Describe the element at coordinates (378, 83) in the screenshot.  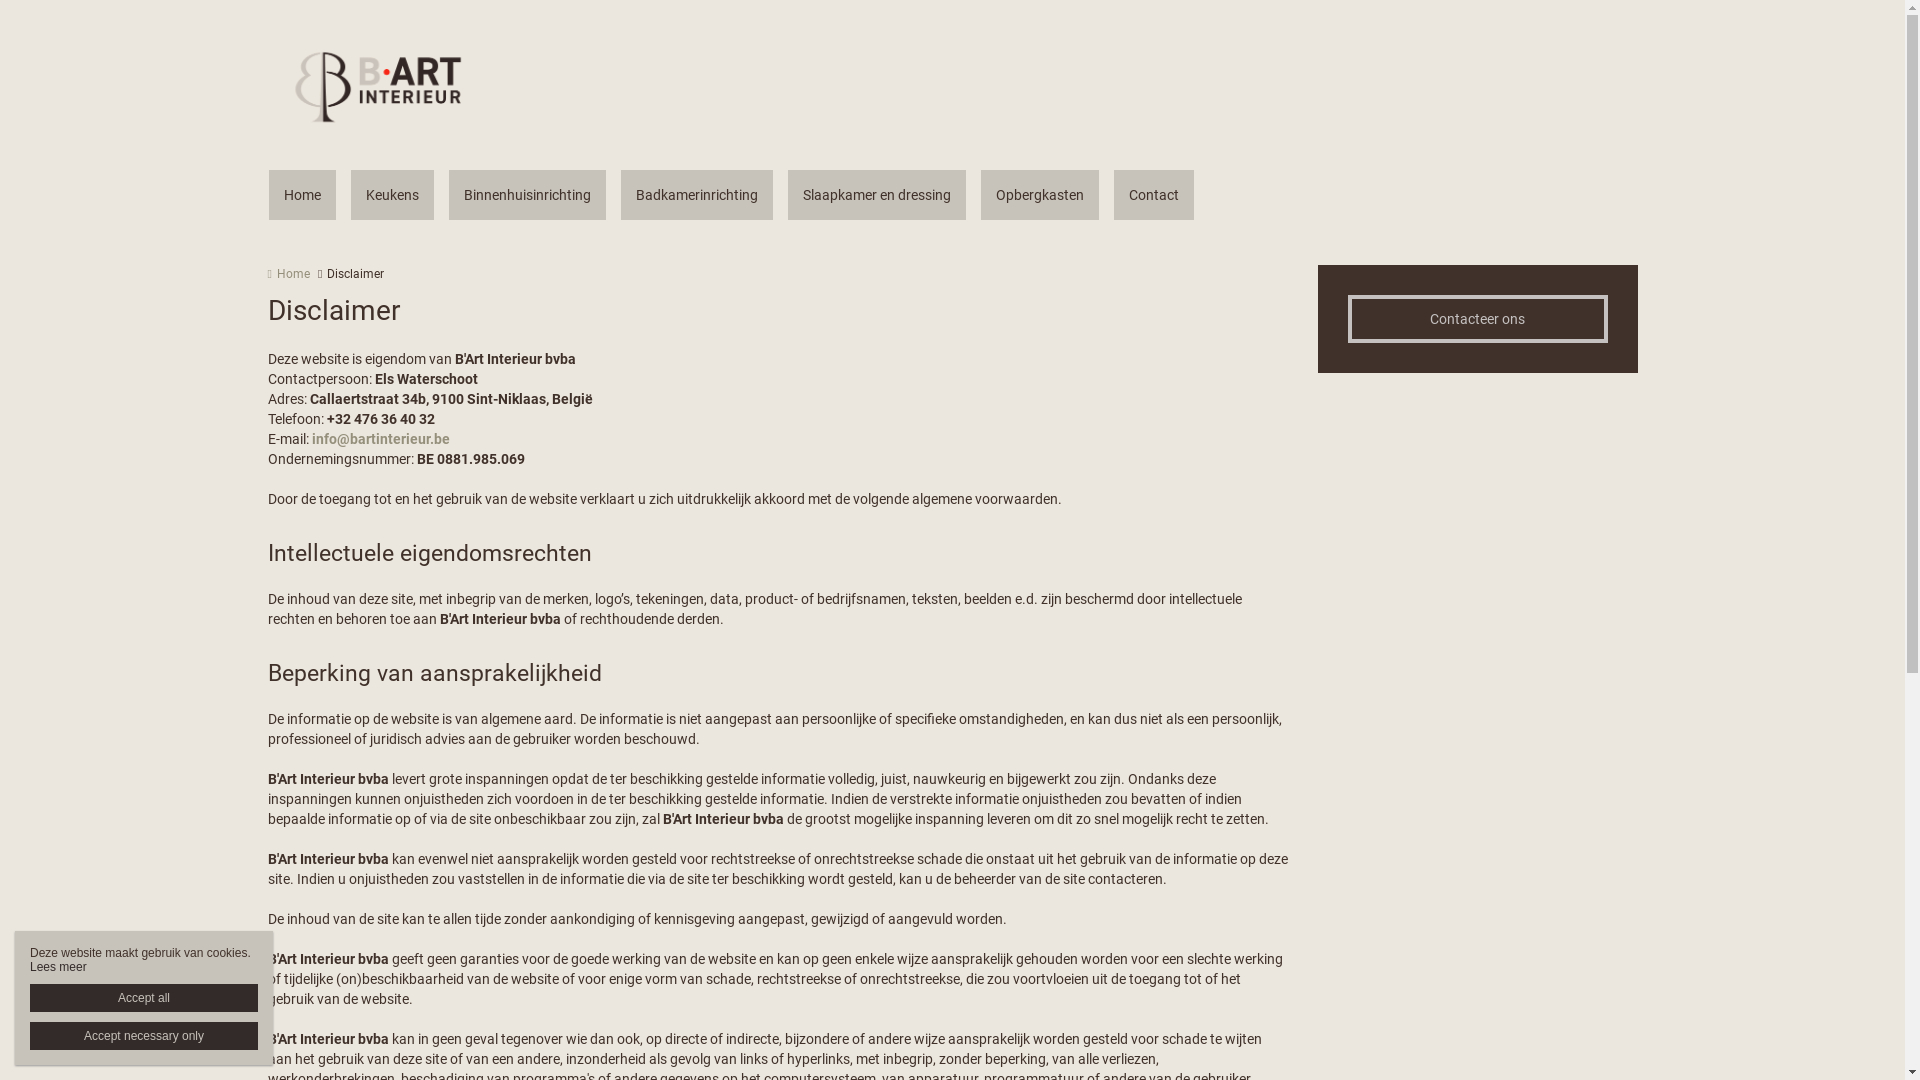
I see `'Home | Bart Interieur'` at that location.